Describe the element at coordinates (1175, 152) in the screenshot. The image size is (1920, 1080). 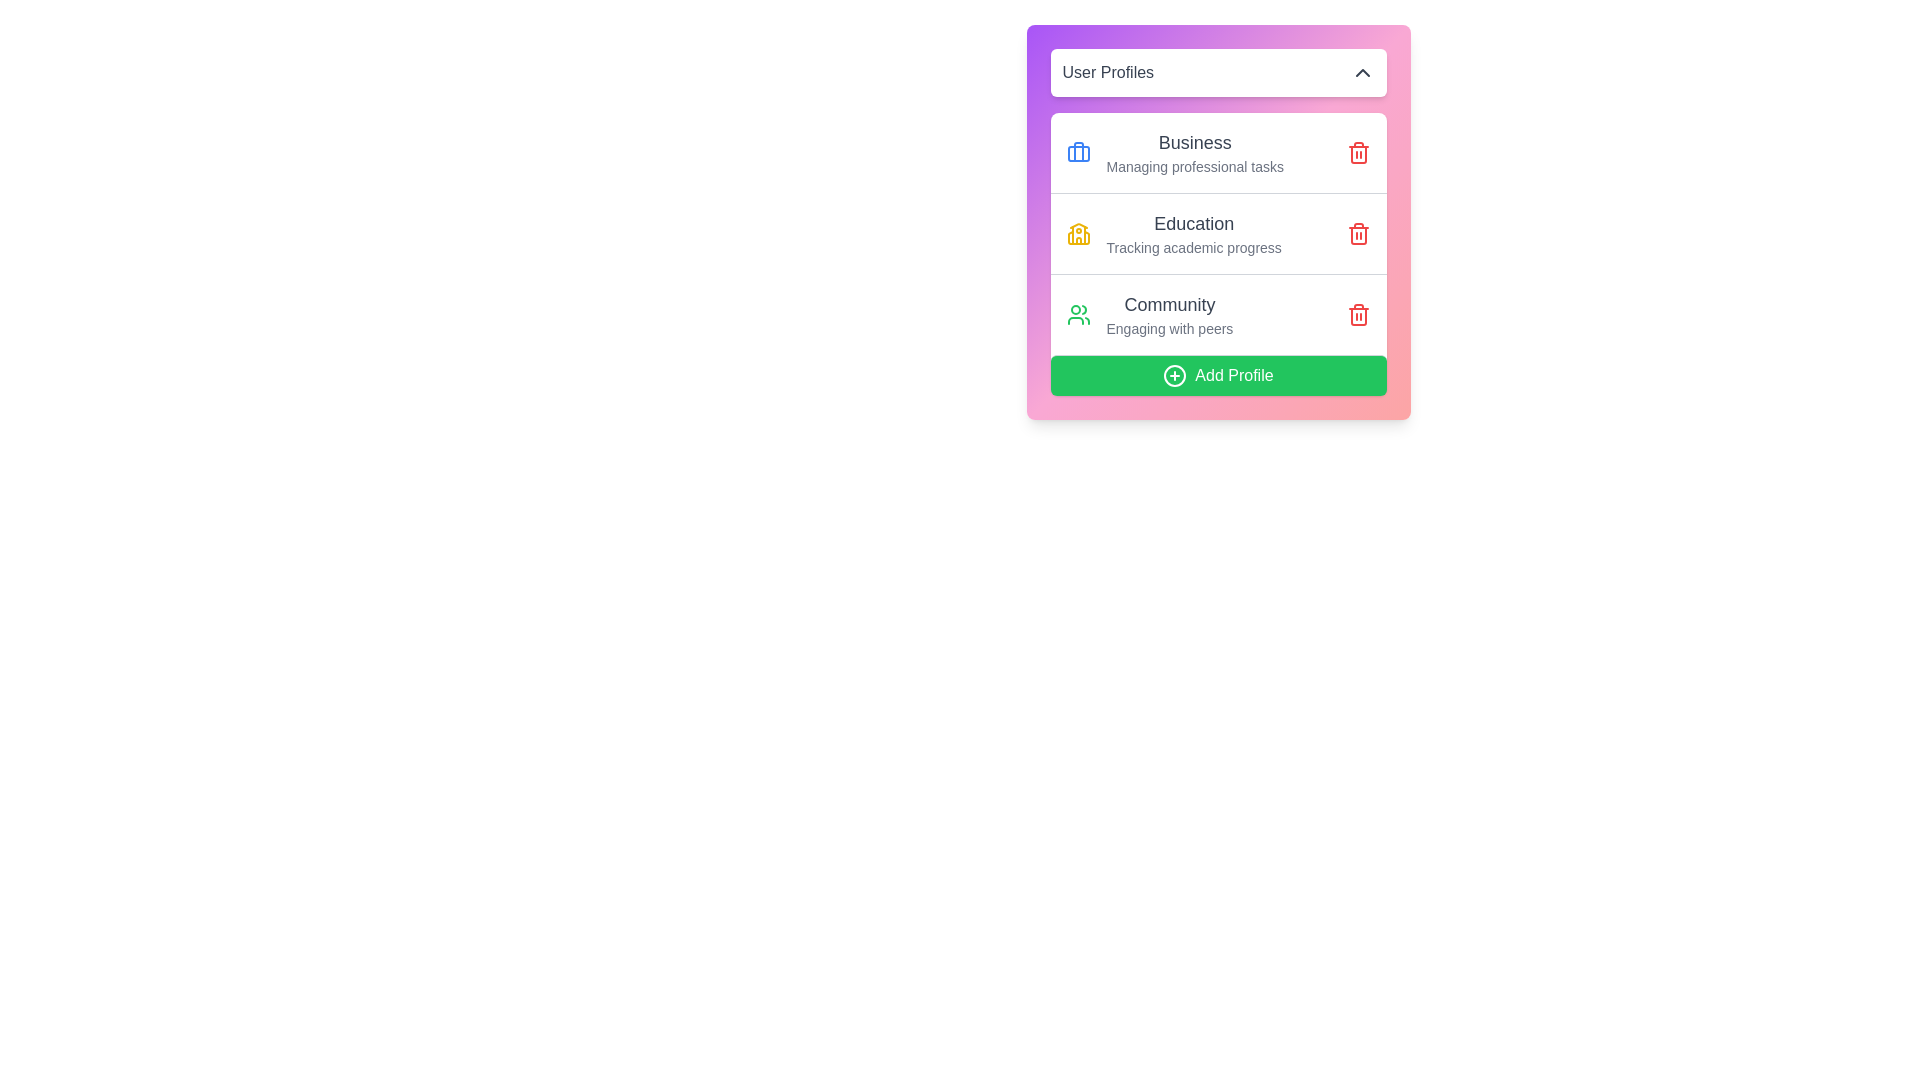
I see `the topmost business profile list item` at that location.